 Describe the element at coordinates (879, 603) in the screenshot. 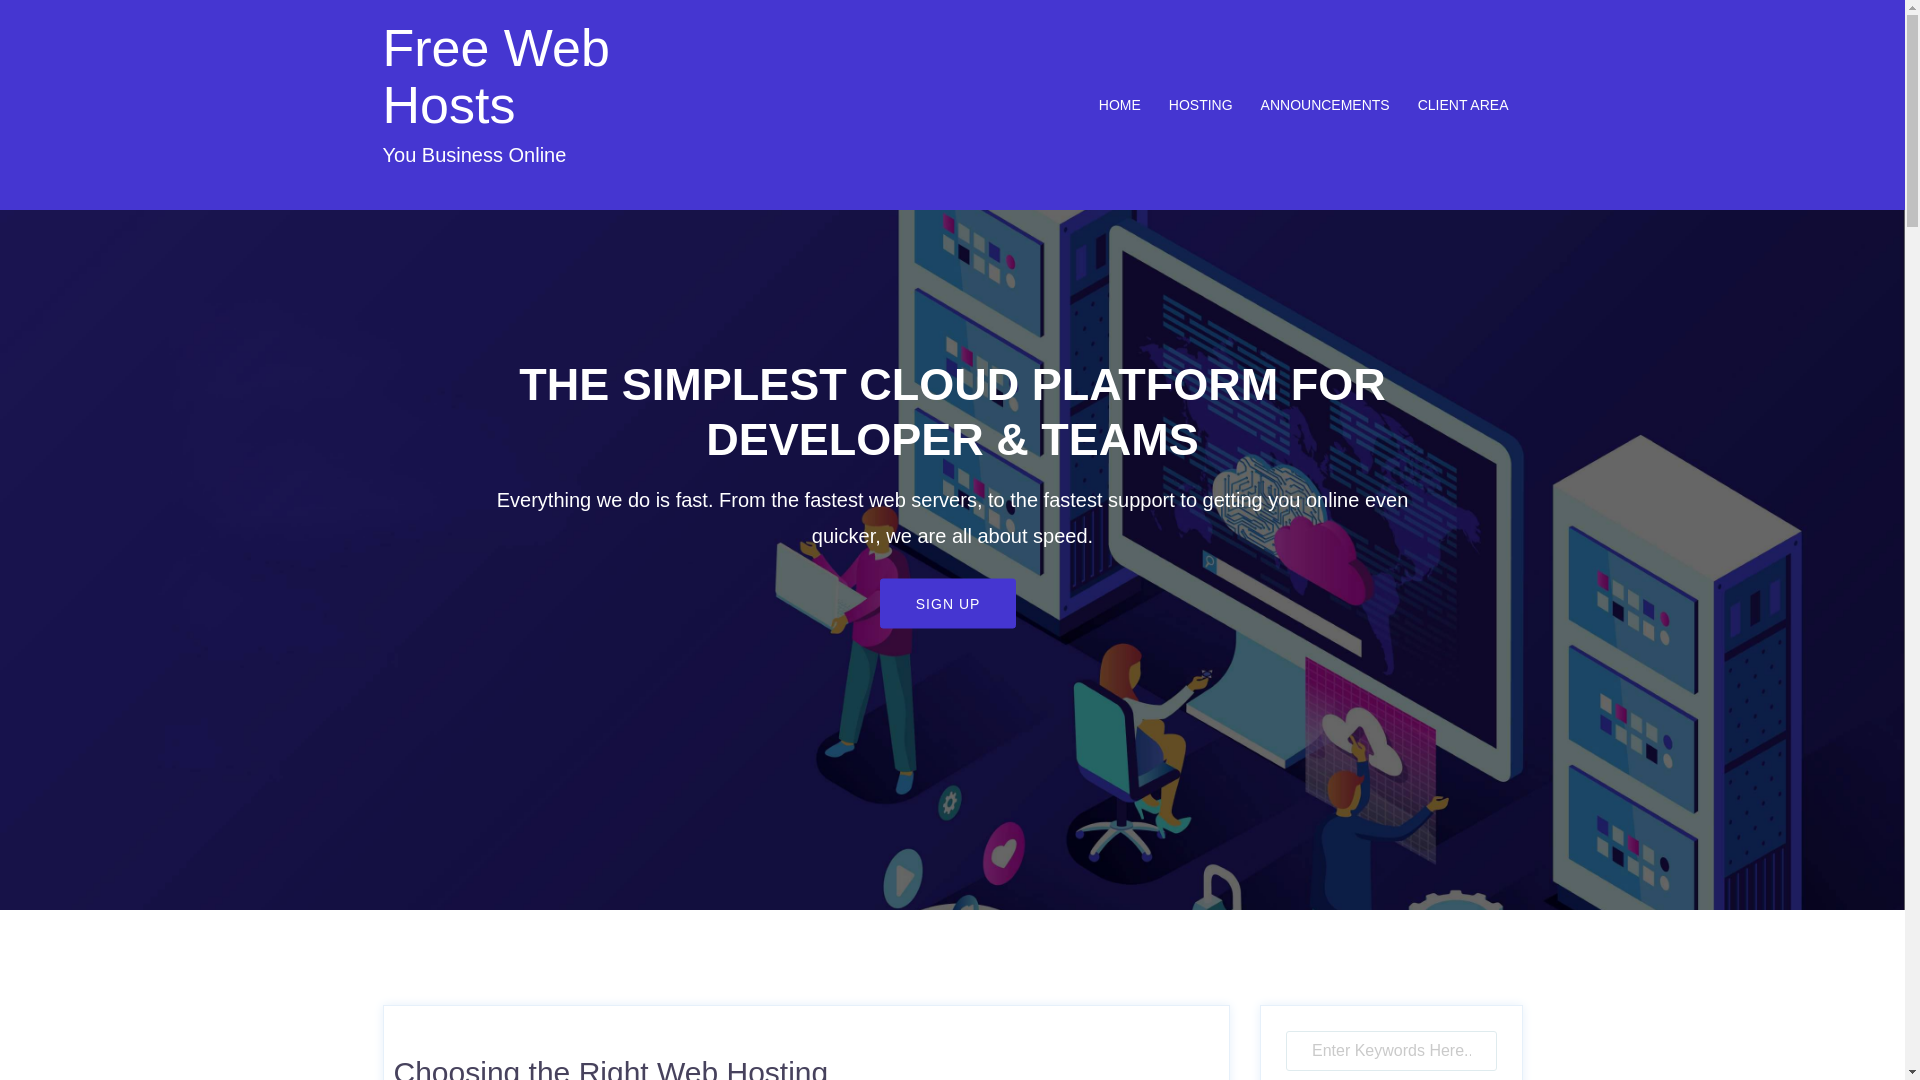

I see `'SIGN UP'` at that location.